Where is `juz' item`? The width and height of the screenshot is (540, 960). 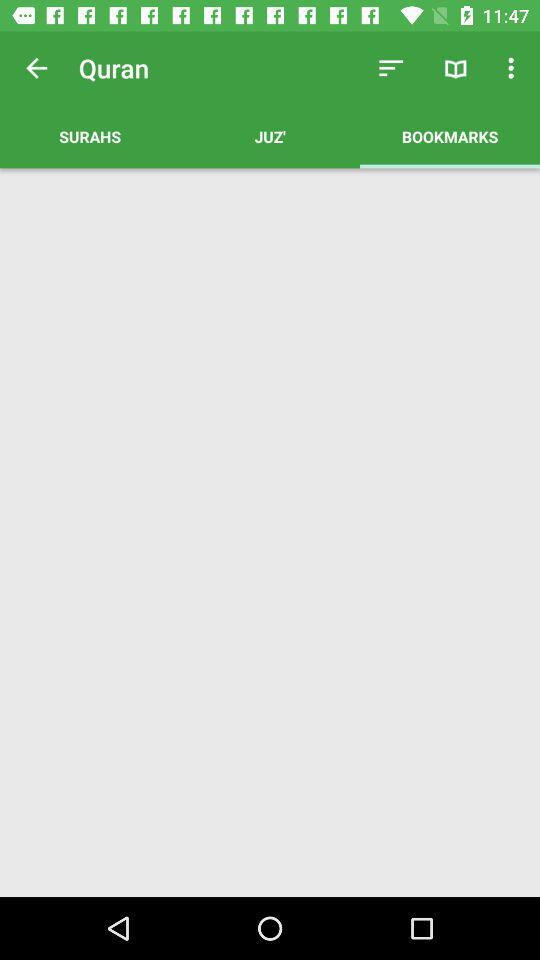
juz' item is located at coordinates (270, 135).